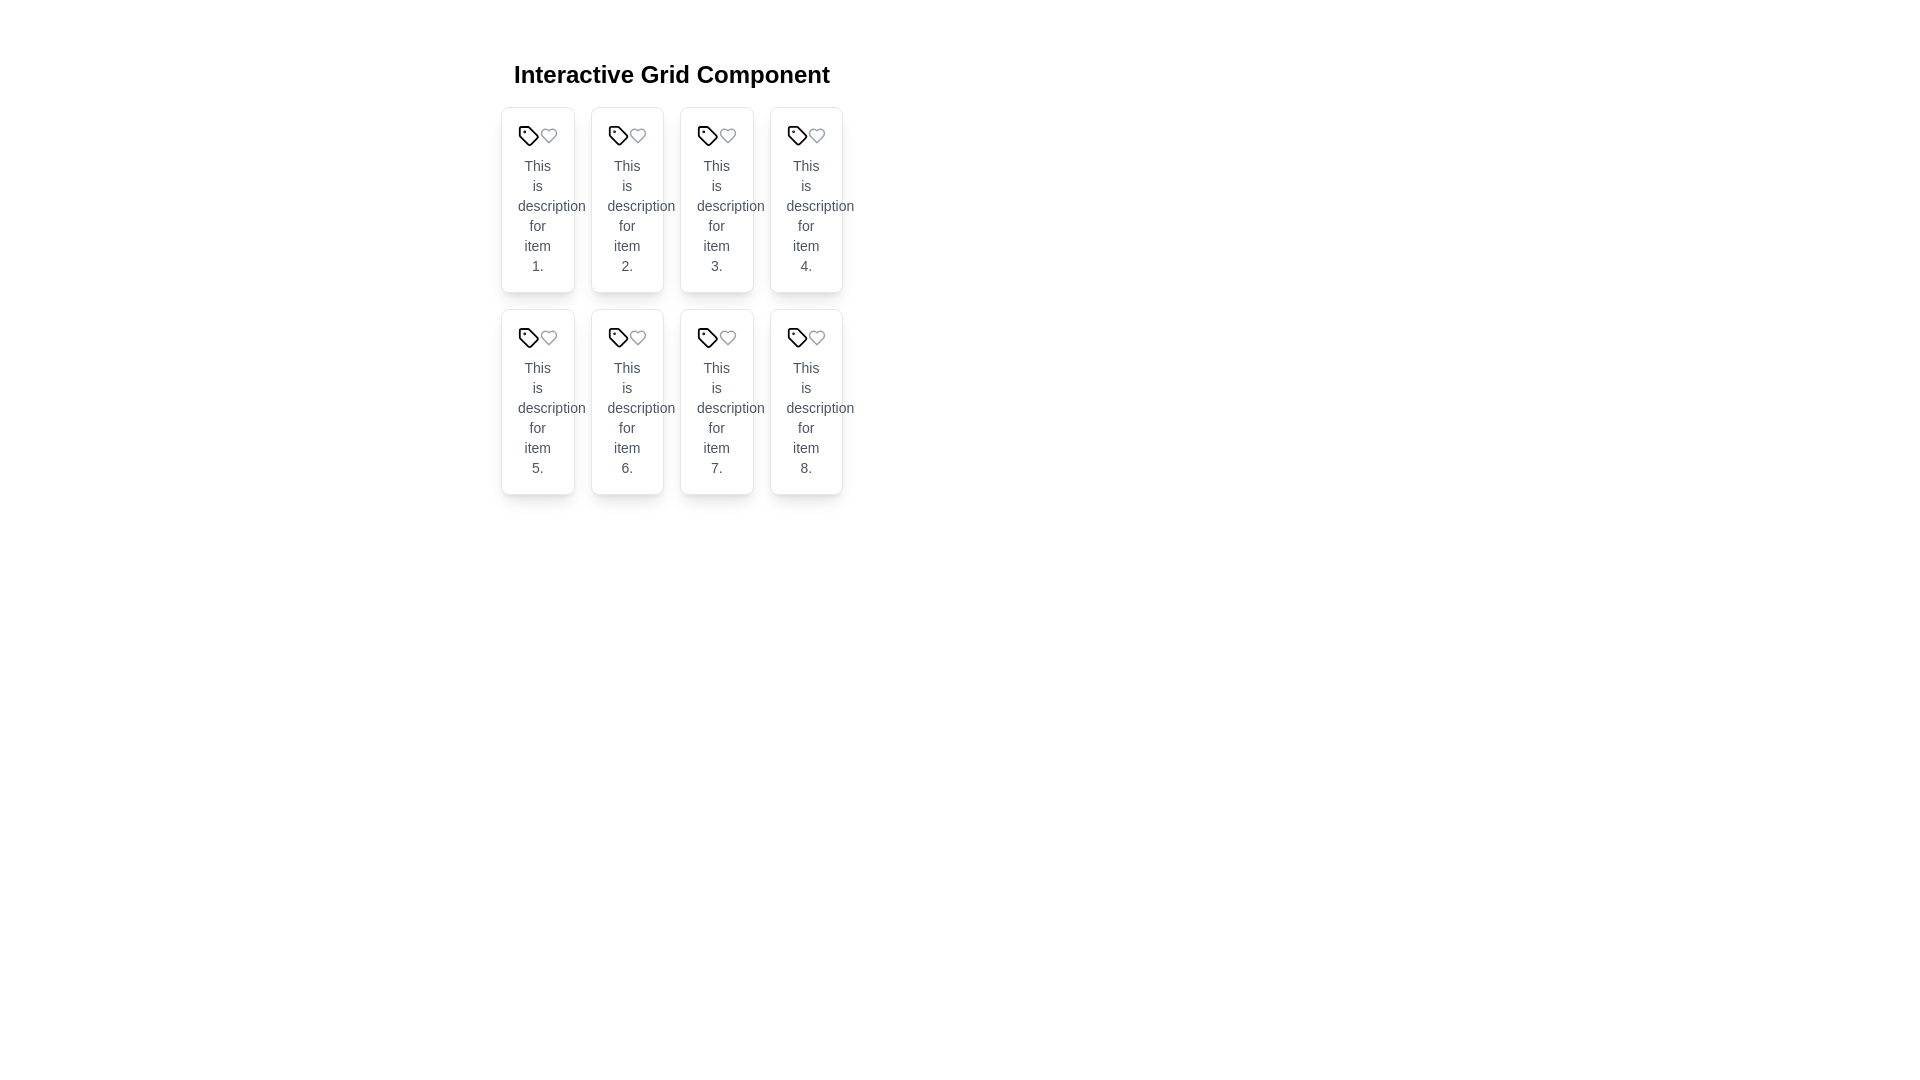 This screenshot has height=1080, width=1920. I want to click on the heart icon of the decorative element combining two SVG icons, which serves as a visual identifier for the card, located at the top section of the first card in the grid layout, so click(537, 135).